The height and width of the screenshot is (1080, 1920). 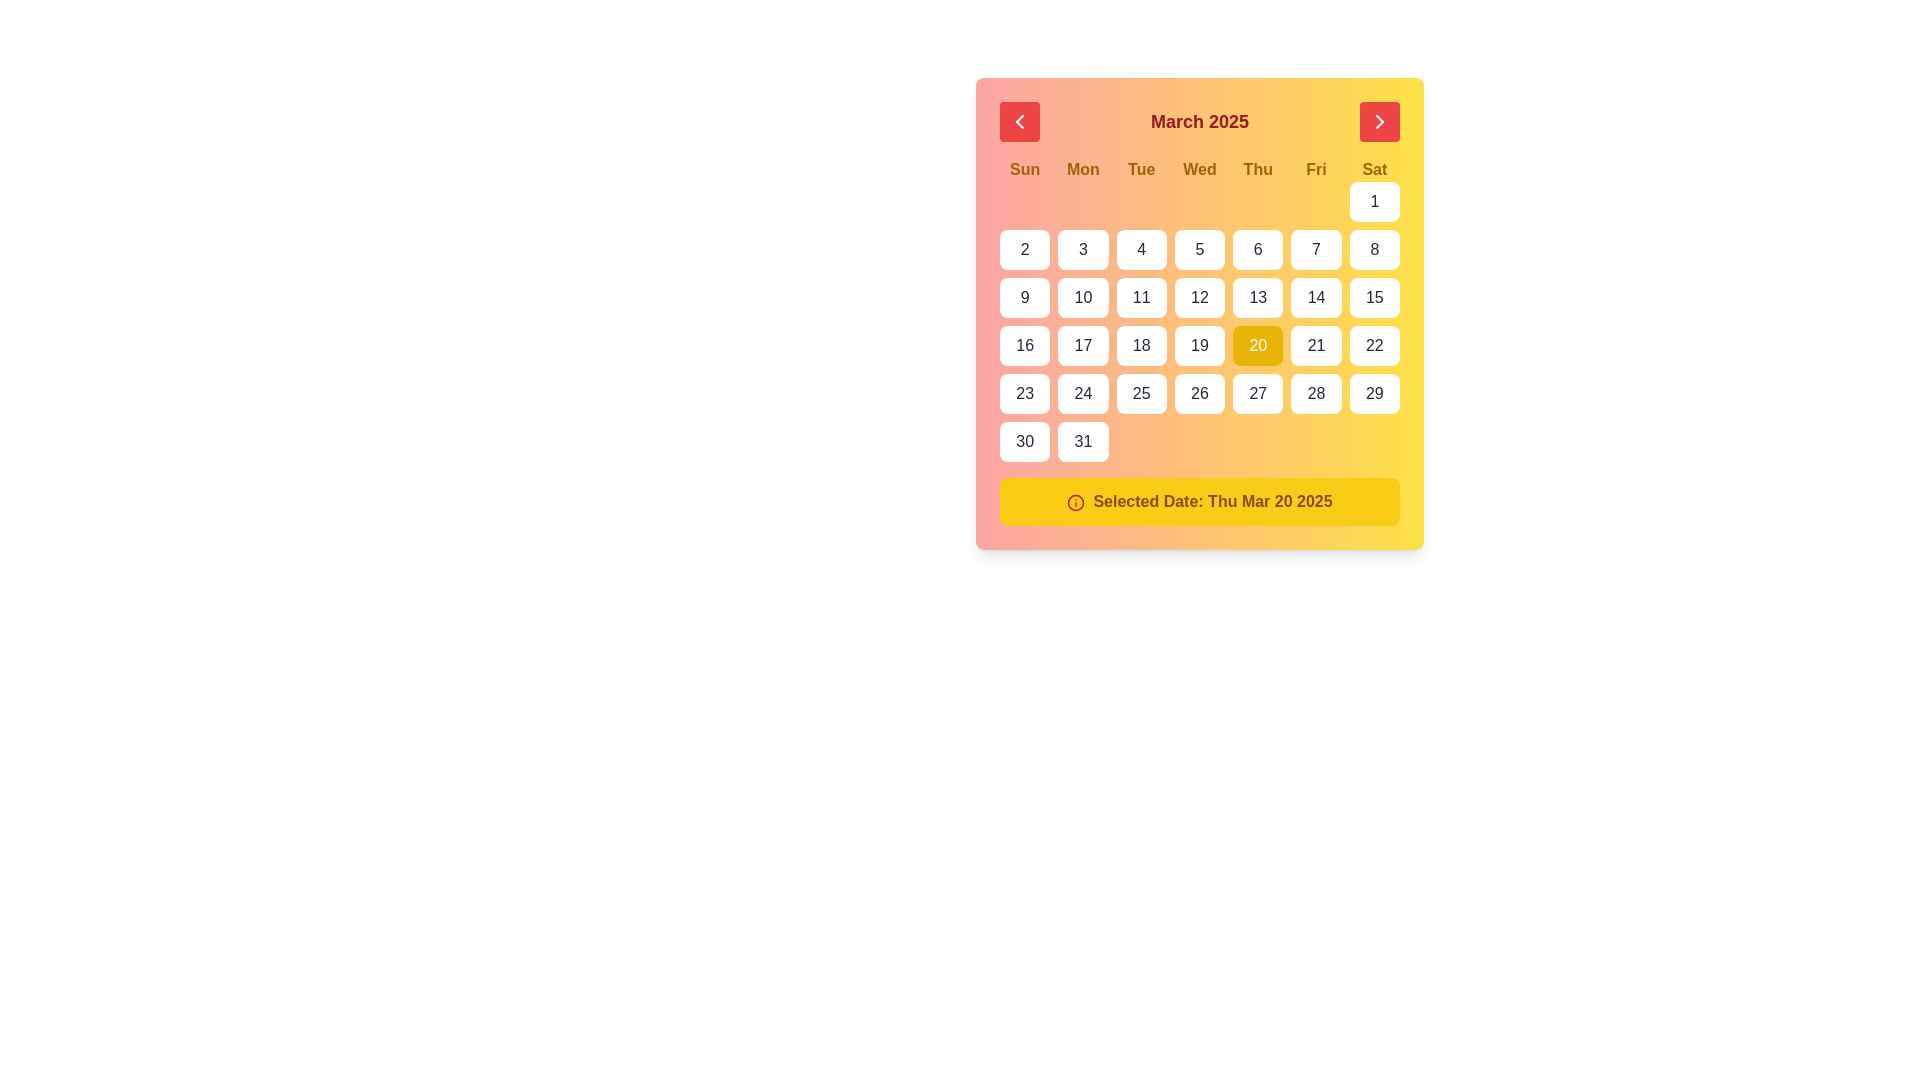 What do you see at coordinates (1141, 168) in the screenshot?
I see `the Text label for Tuesday, which is the third element in a row of seven days of the week in the calendar interface, positioned between 'Mon' and 'Wed'` at bounding box center [1141, 168].